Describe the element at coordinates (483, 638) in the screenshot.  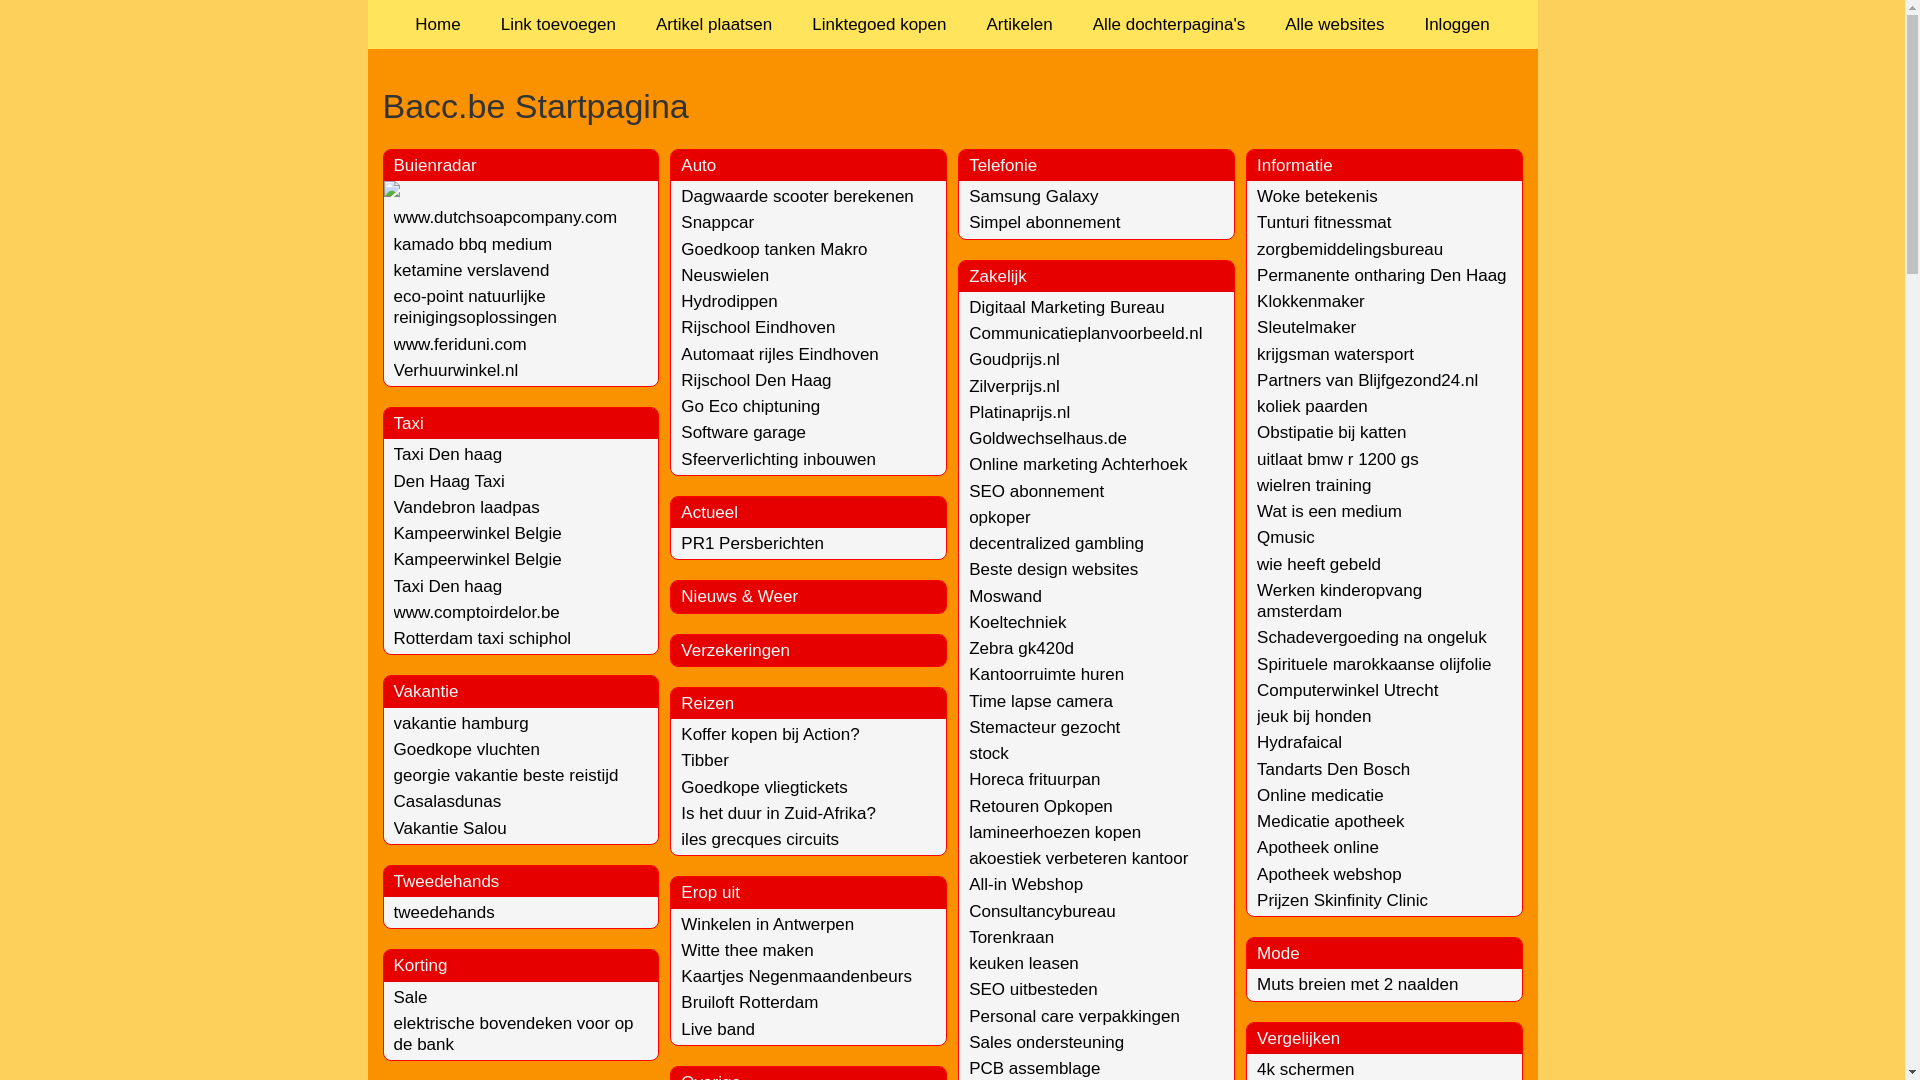
I see `'Rotterdam taxi schiphol'` at that location.